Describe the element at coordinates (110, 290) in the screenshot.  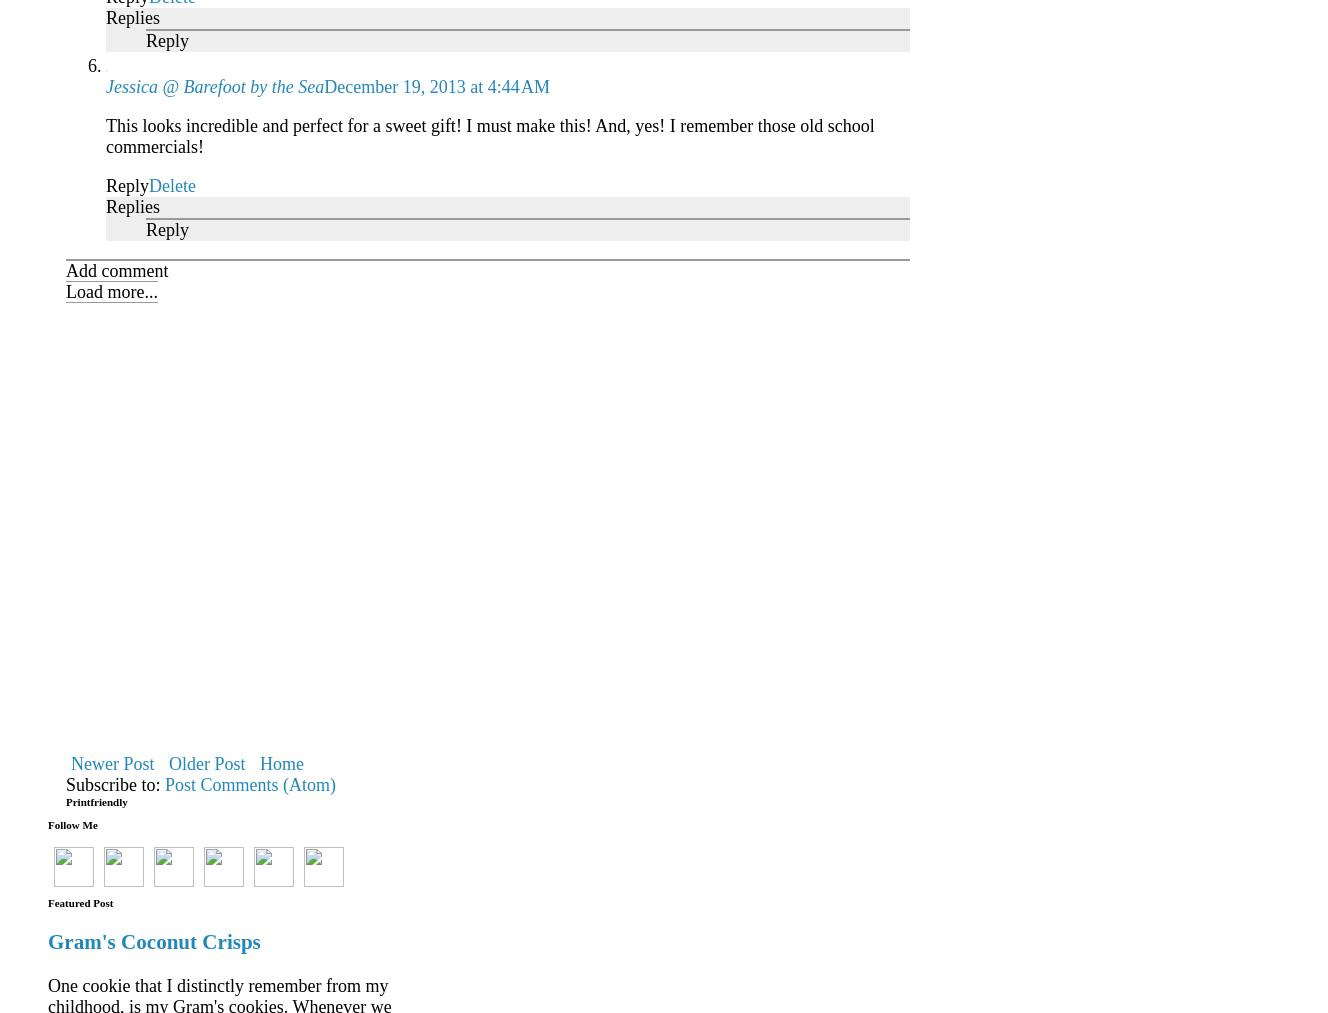
I see `'Load more...'` at that location.